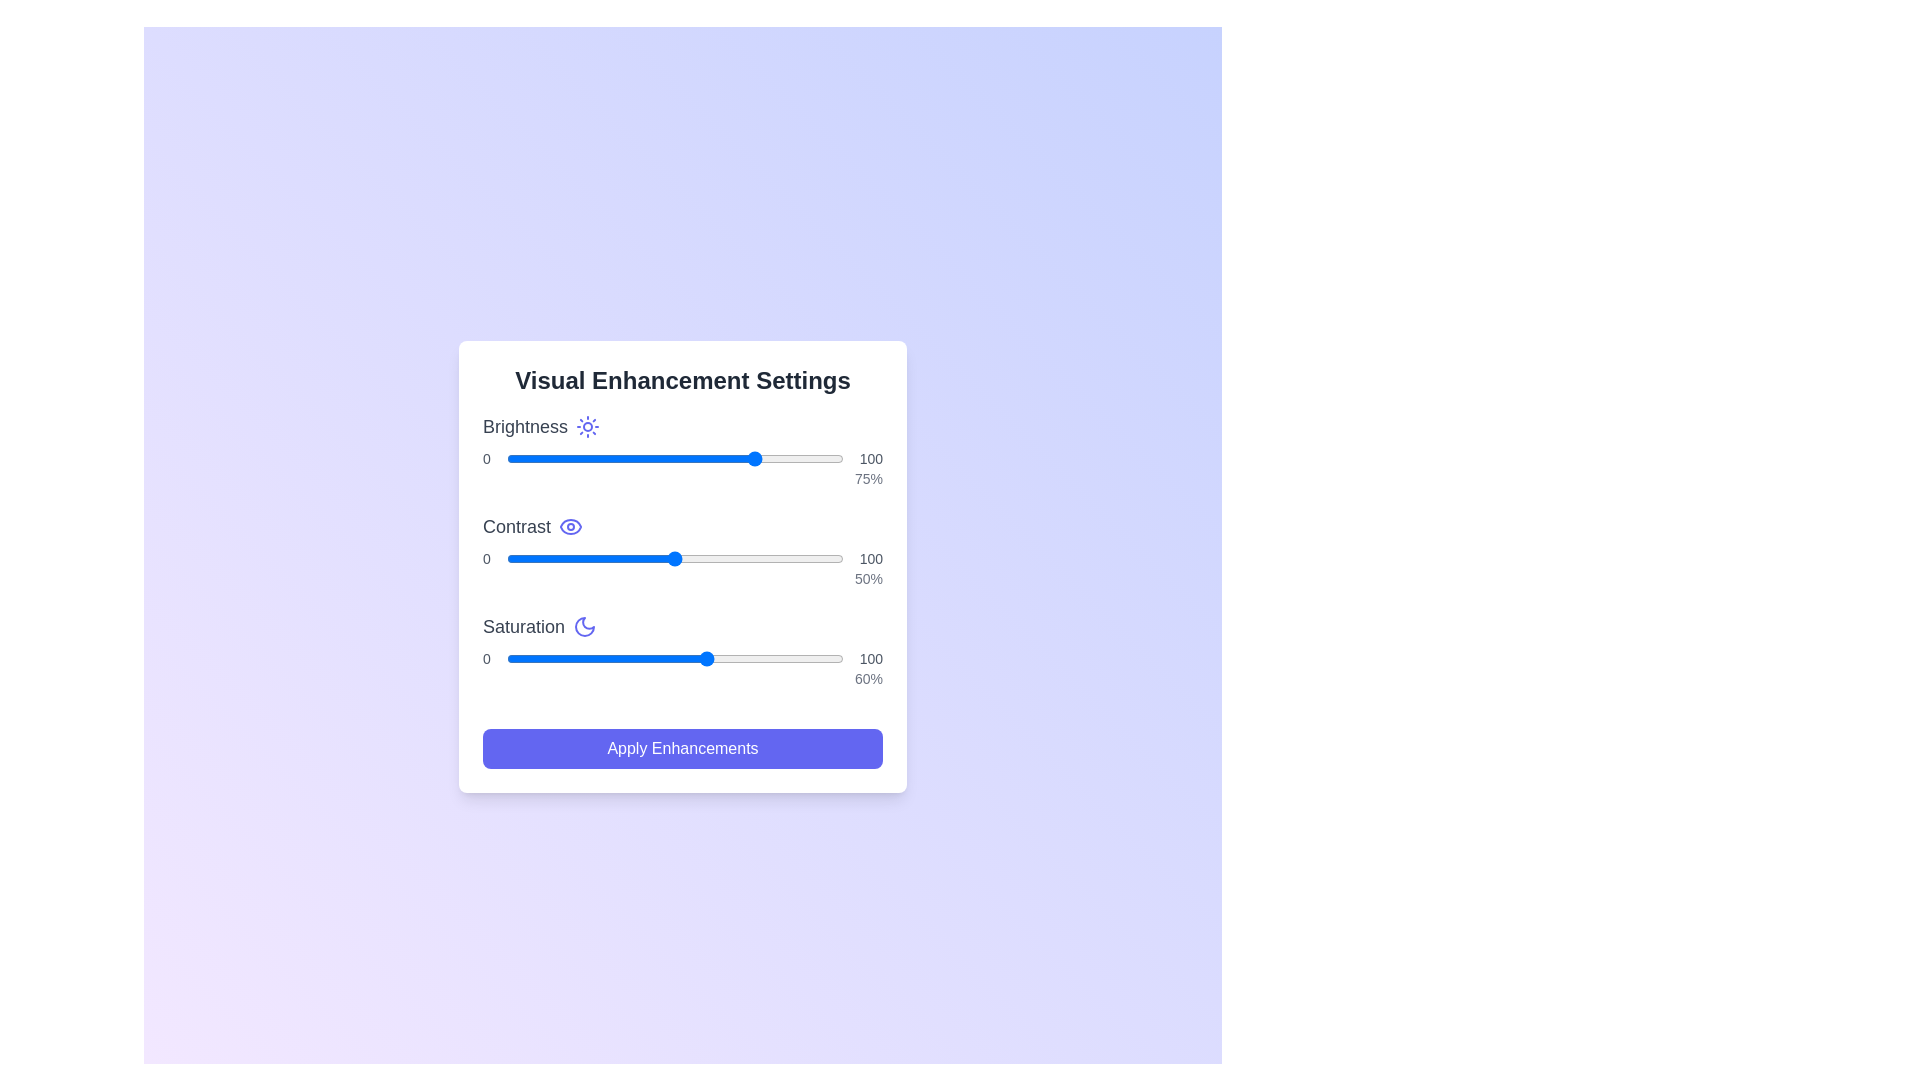 This screenshot has height=1080, width=1920. I want to click on the contrast slider to set the contrast to 12%, so click(547, 559).